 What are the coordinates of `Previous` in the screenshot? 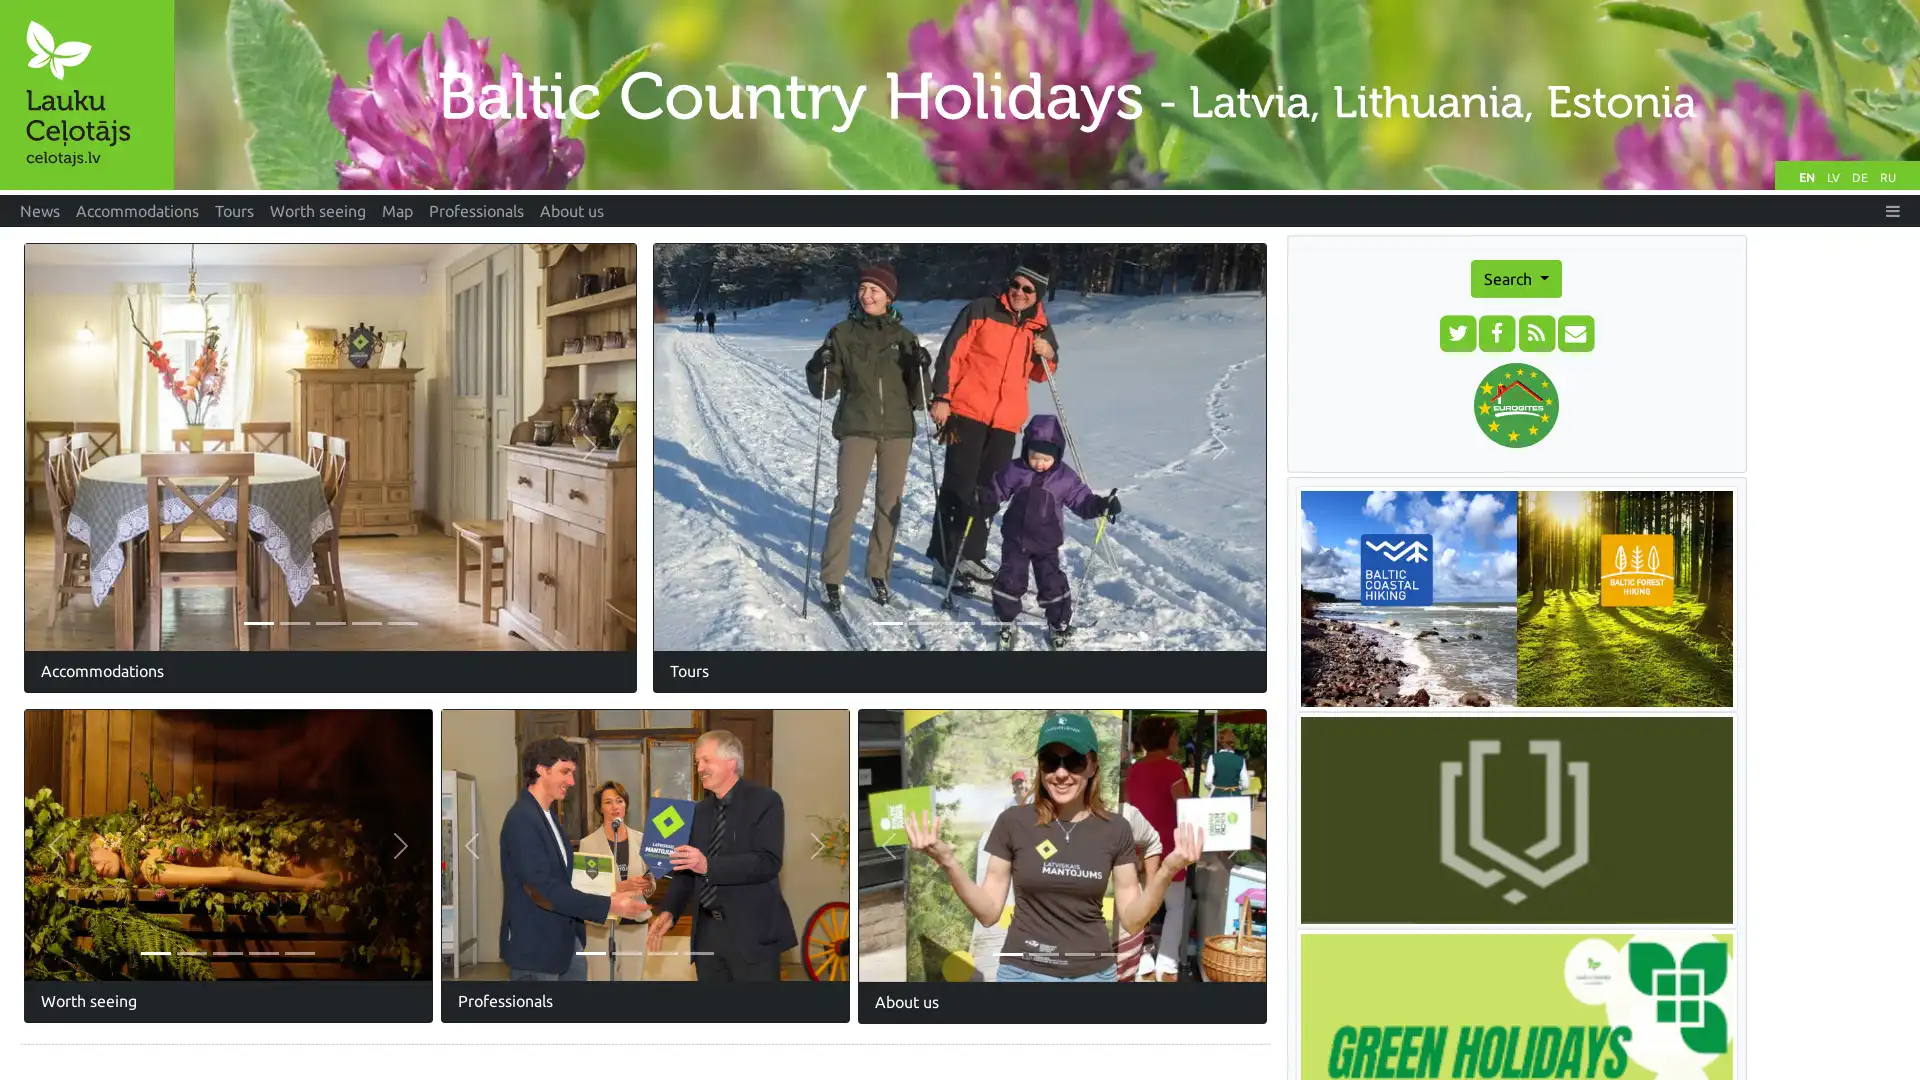 It's located at (55, 845).